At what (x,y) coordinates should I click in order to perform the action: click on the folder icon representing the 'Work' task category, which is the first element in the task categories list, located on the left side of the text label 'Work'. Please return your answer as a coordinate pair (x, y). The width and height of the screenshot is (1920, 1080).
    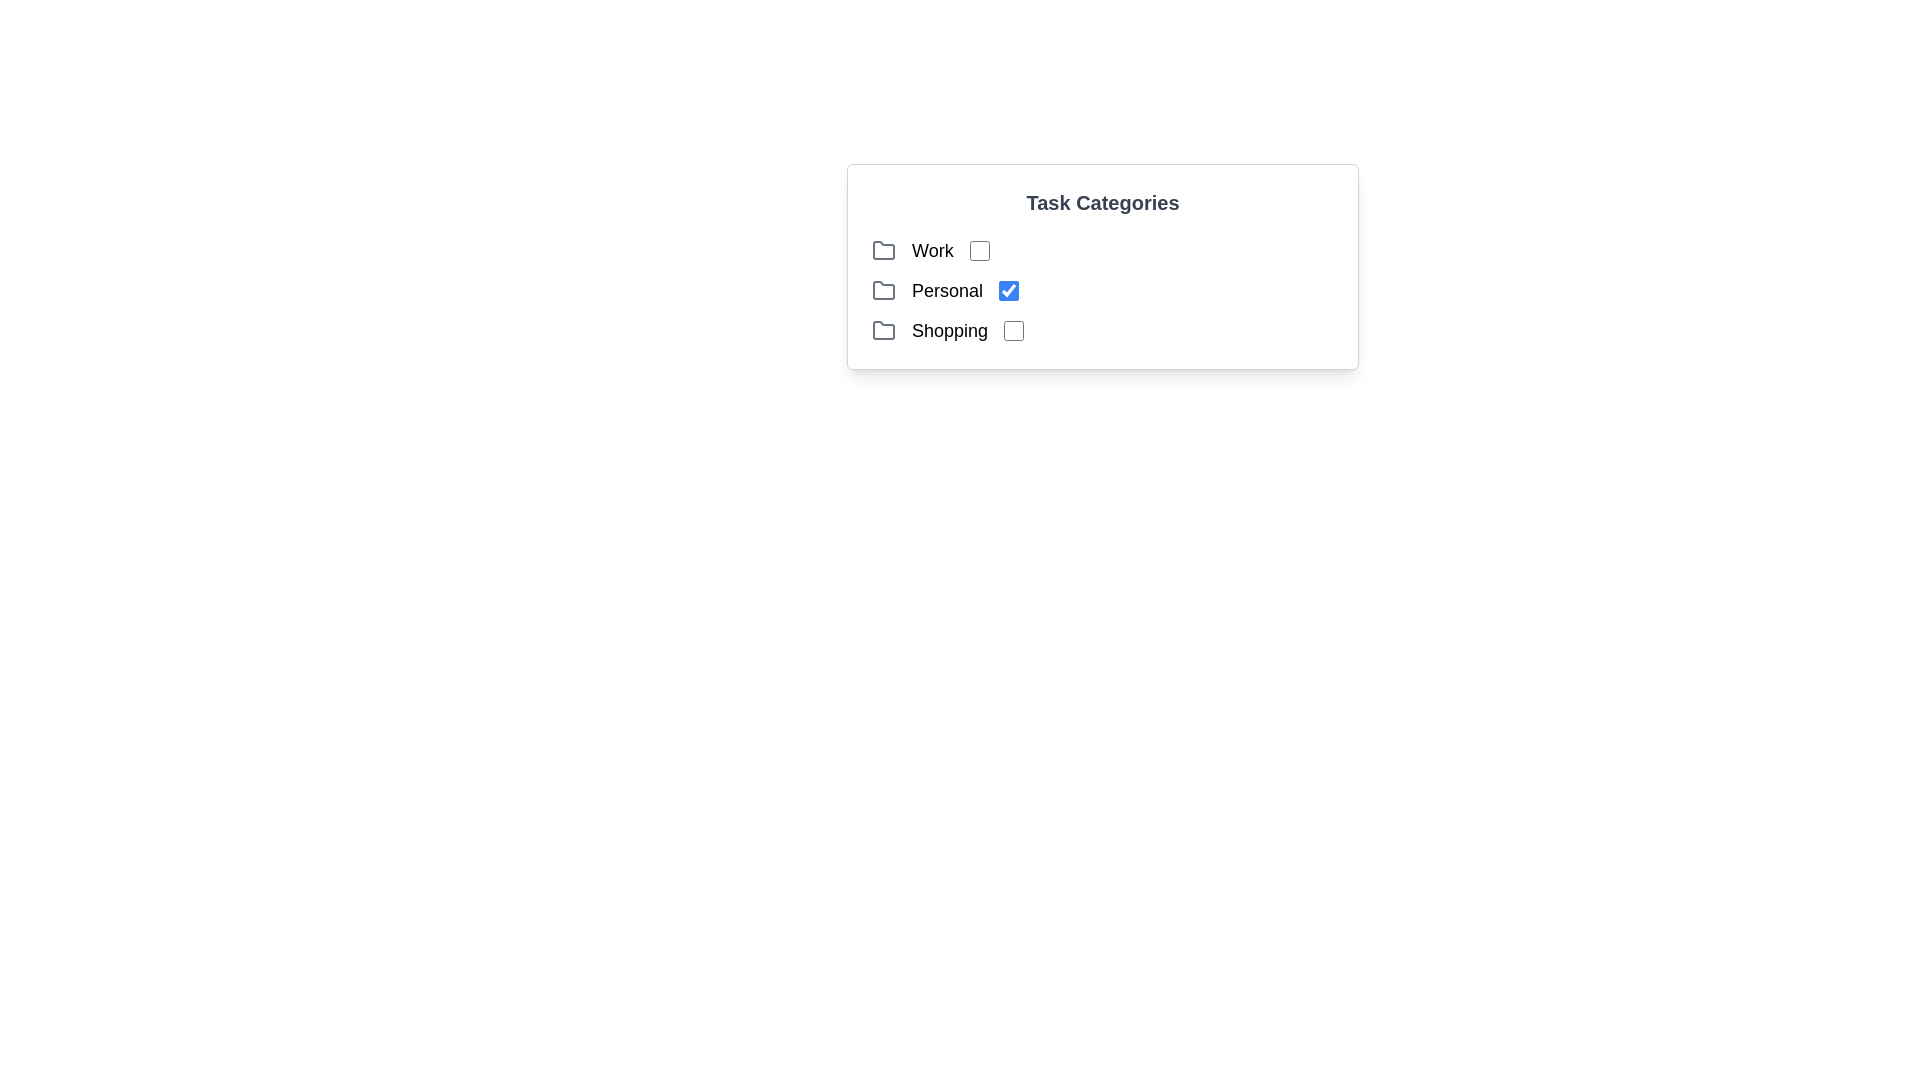
    Looking at the image, I should click on (882, 249).